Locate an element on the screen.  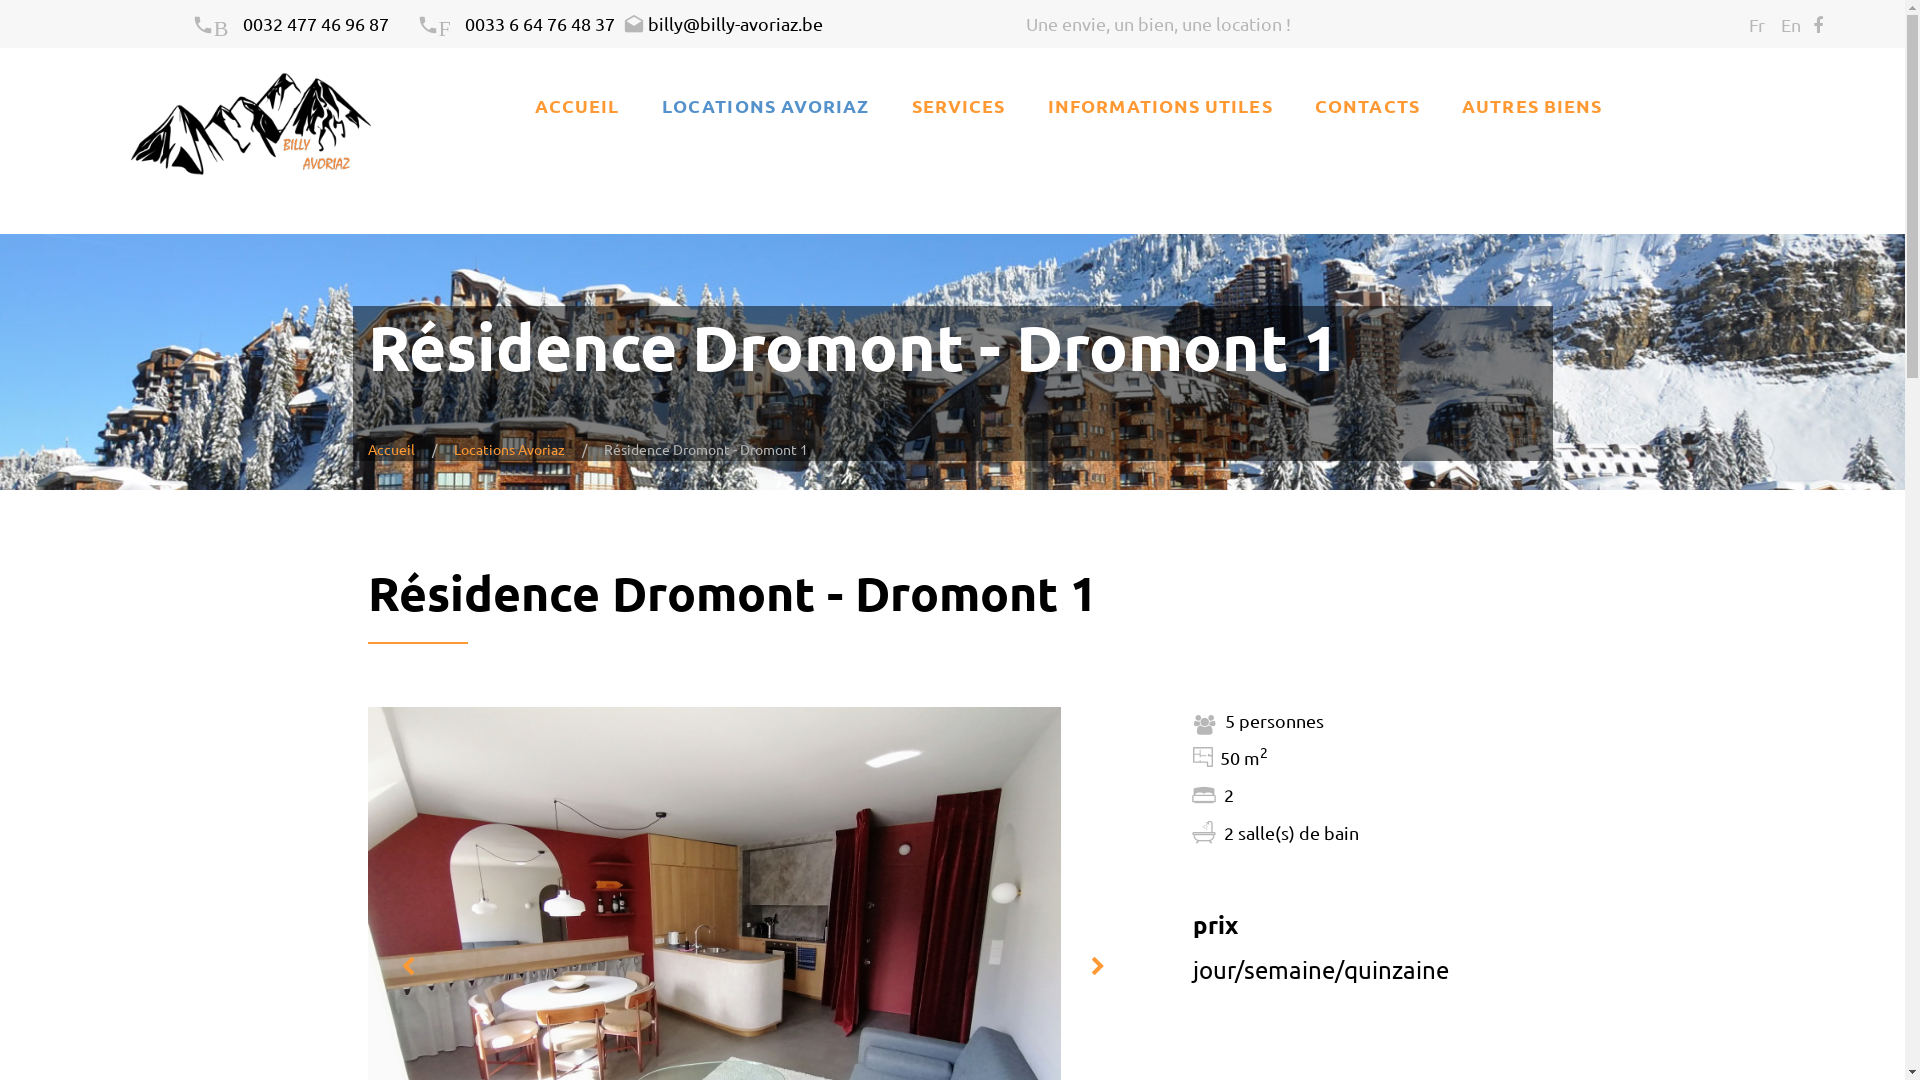
'Accueil' is located at coordinates (391, 447).